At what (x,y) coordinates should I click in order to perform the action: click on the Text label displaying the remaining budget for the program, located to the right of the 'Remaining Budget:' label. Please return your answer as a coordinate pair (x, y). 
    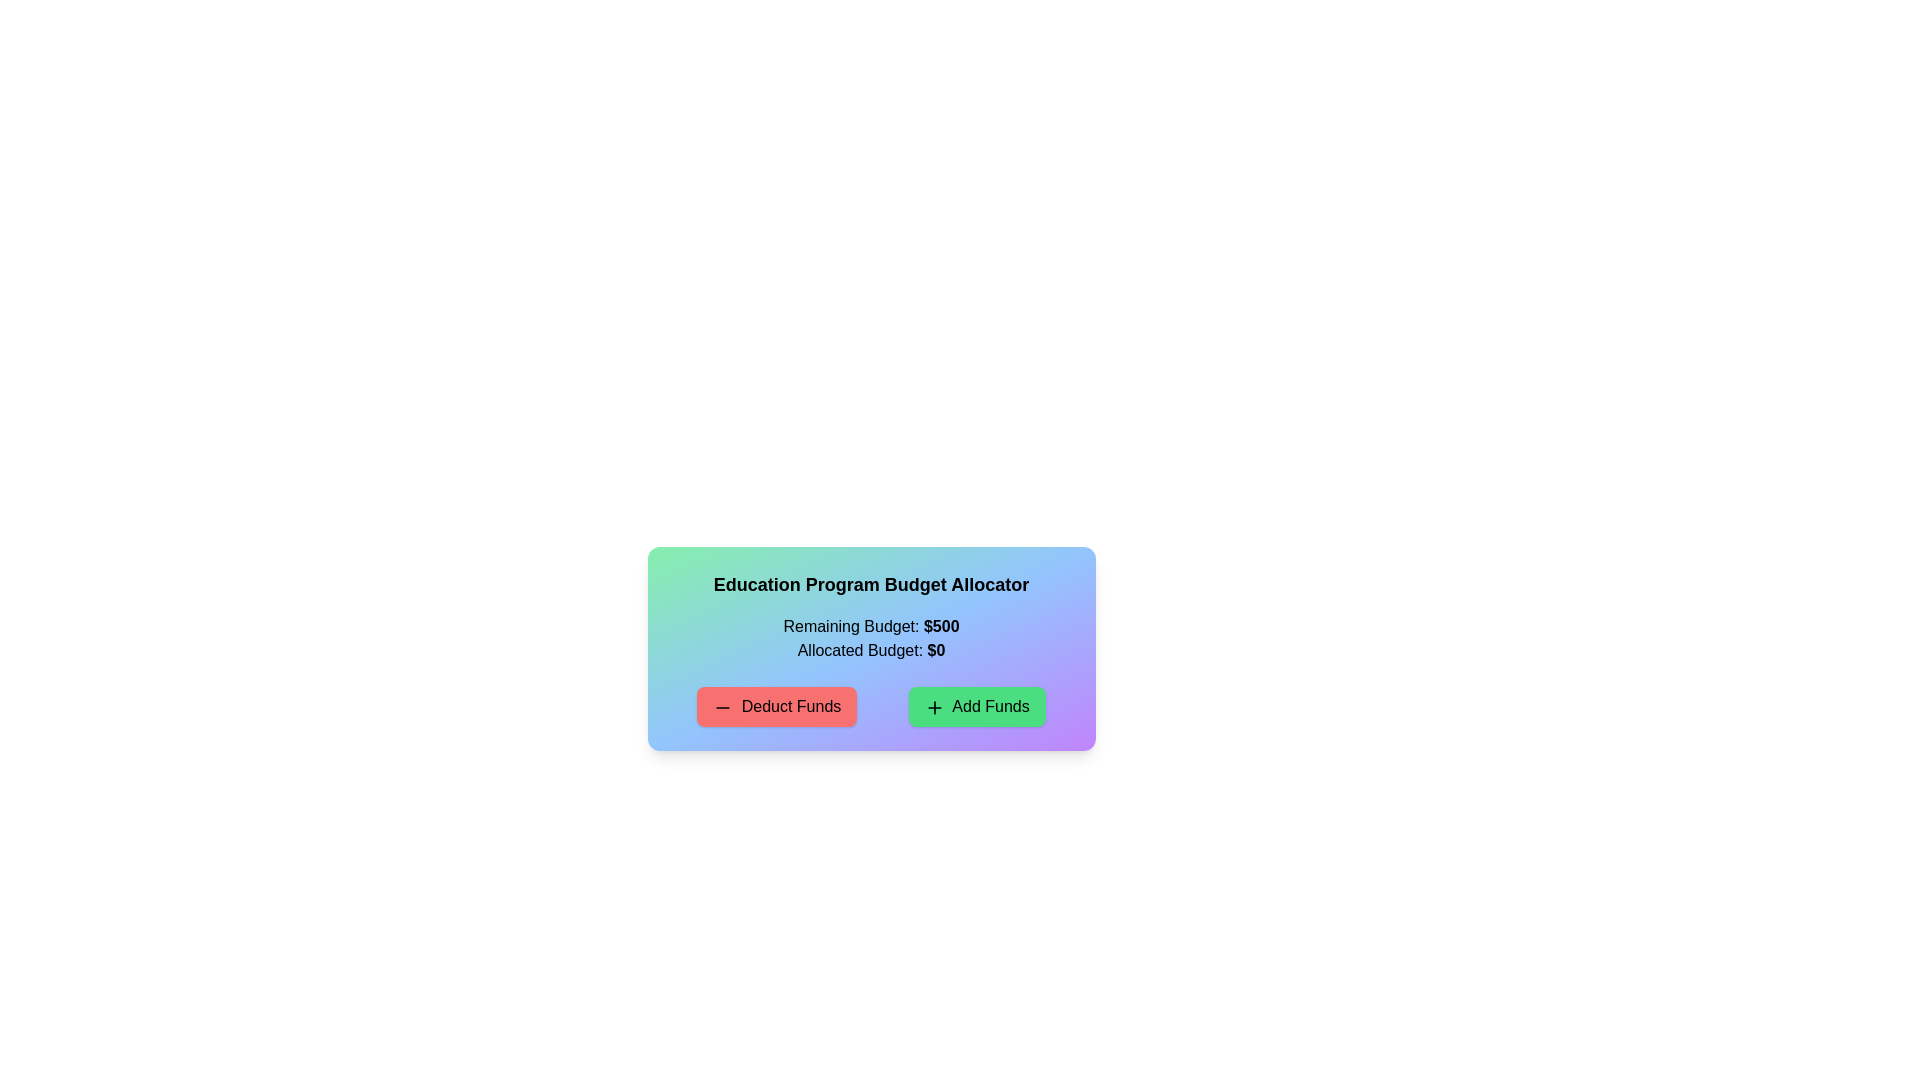
    Looking at the image, I should click on (940, 625).